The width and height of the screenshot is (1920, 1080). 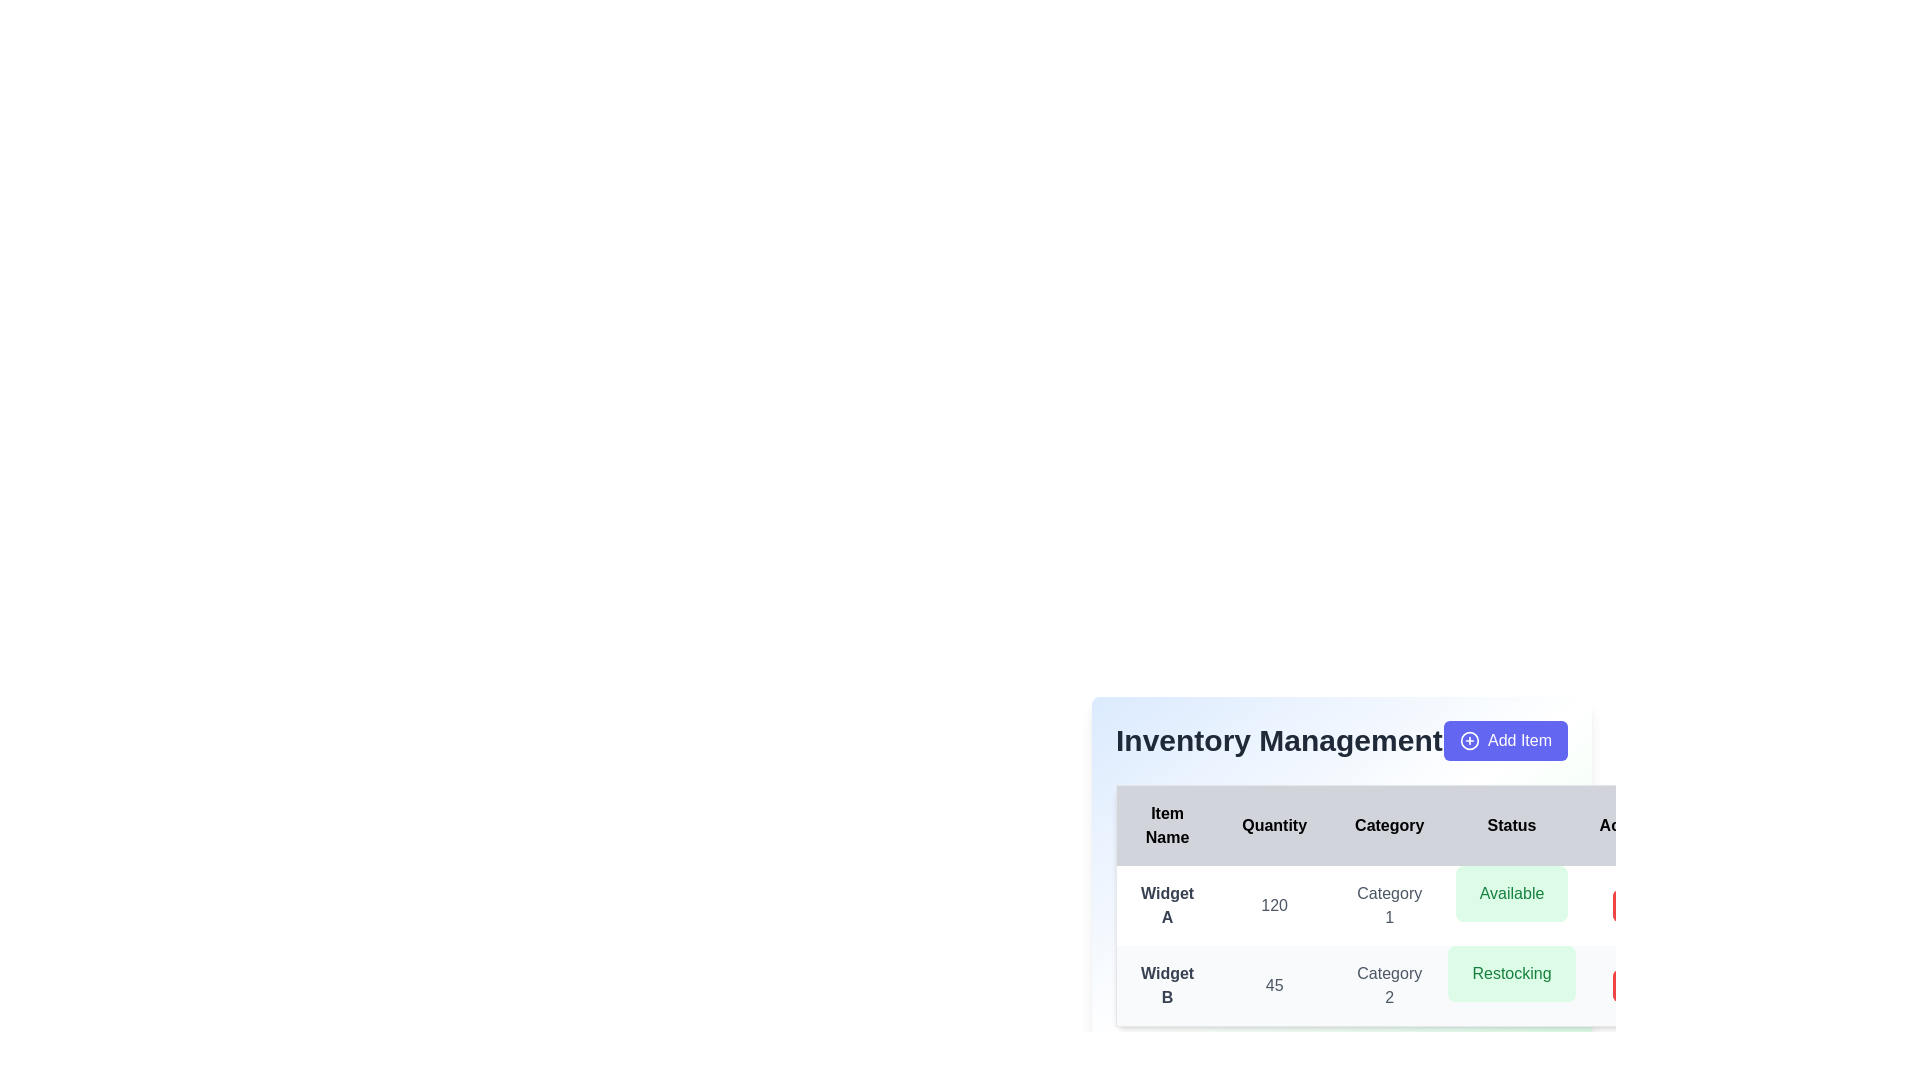 What do you see at coordinates (1468, 740) in the screenshot?
I see `the decorative icon within the 'Add Item' button located at the top right of the interface` at bounding box center [1468, 740].